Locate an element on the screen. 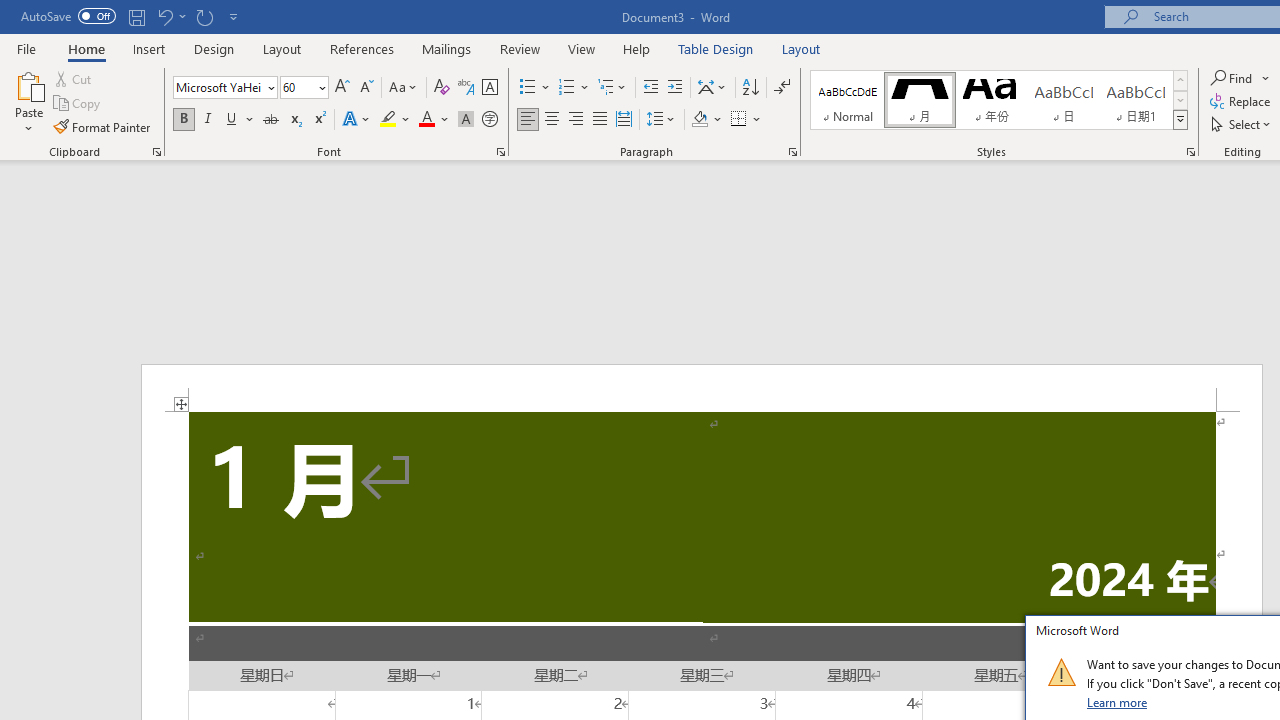 The width and height of the screenshot is (1280, 720). 'Underline' is located at coordinates (232, 119).